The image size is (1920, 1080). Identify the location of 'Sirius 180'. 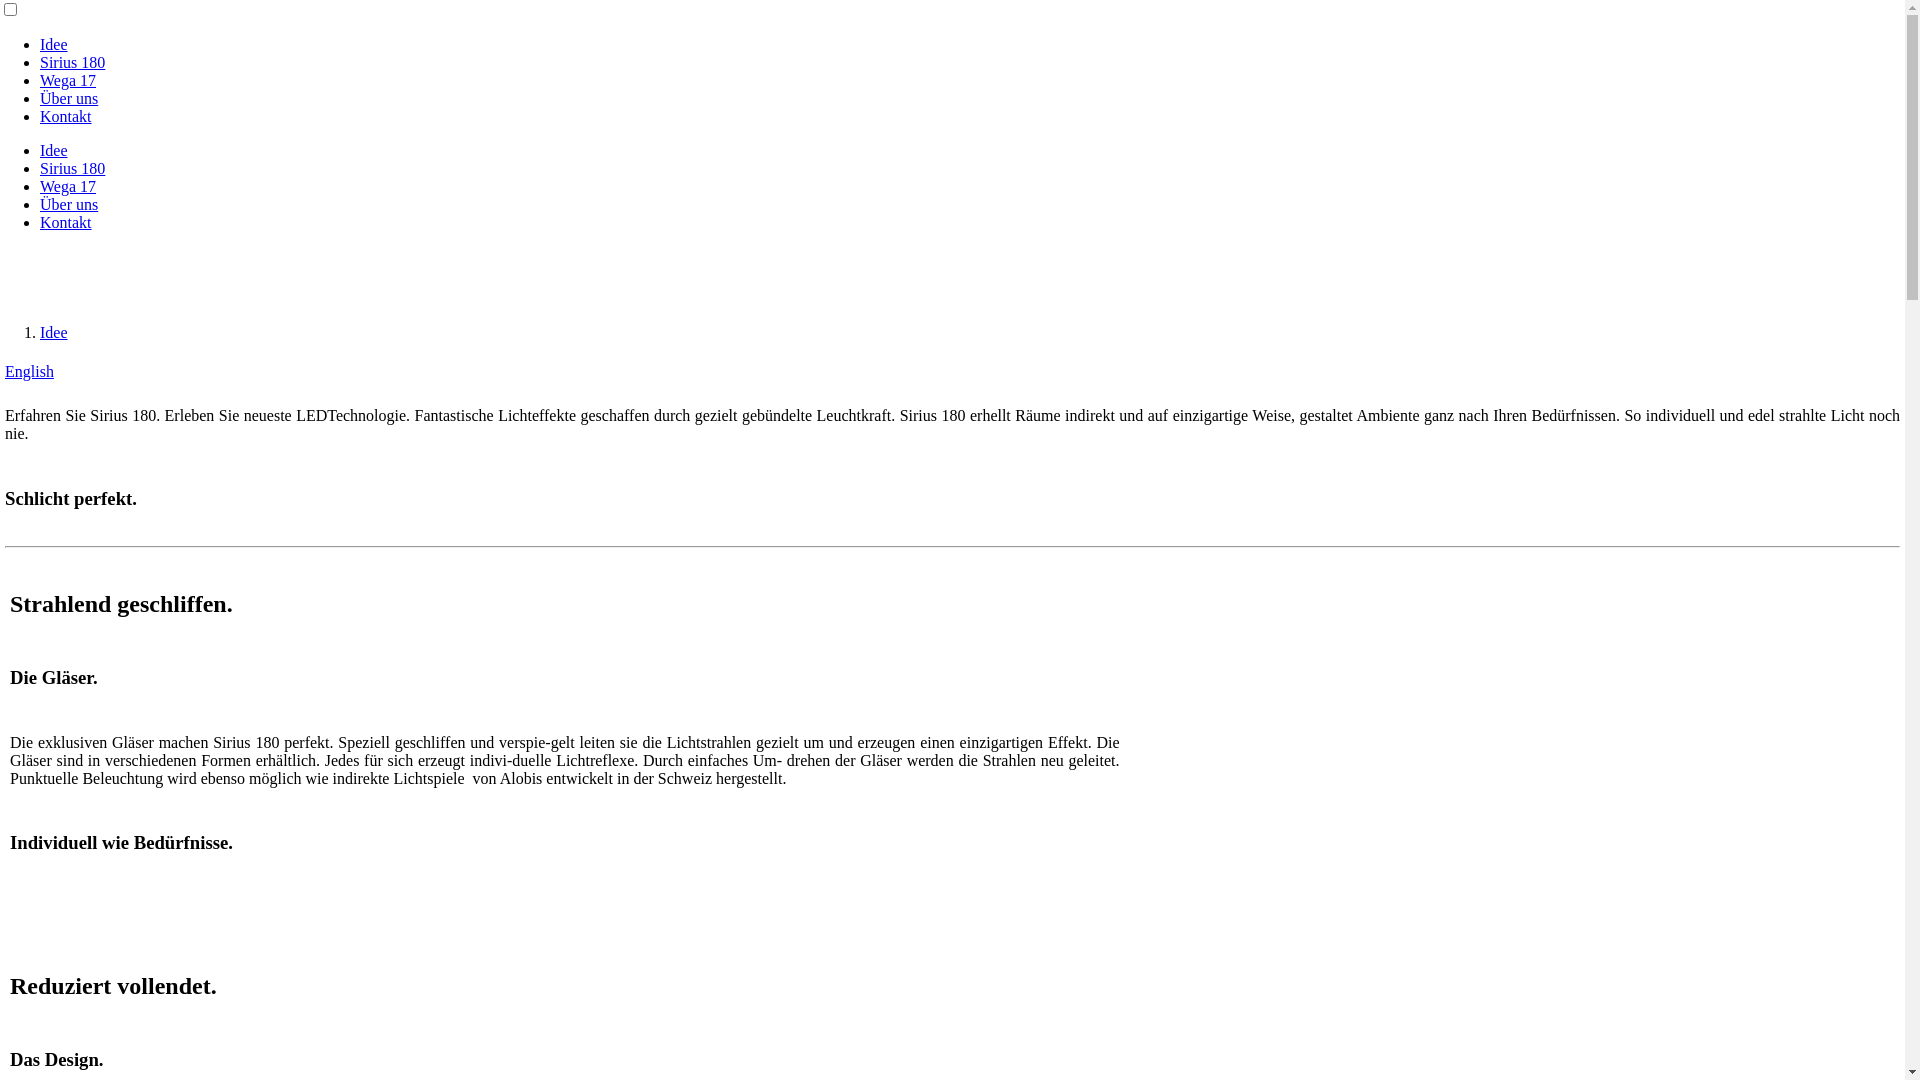
(72, 167).